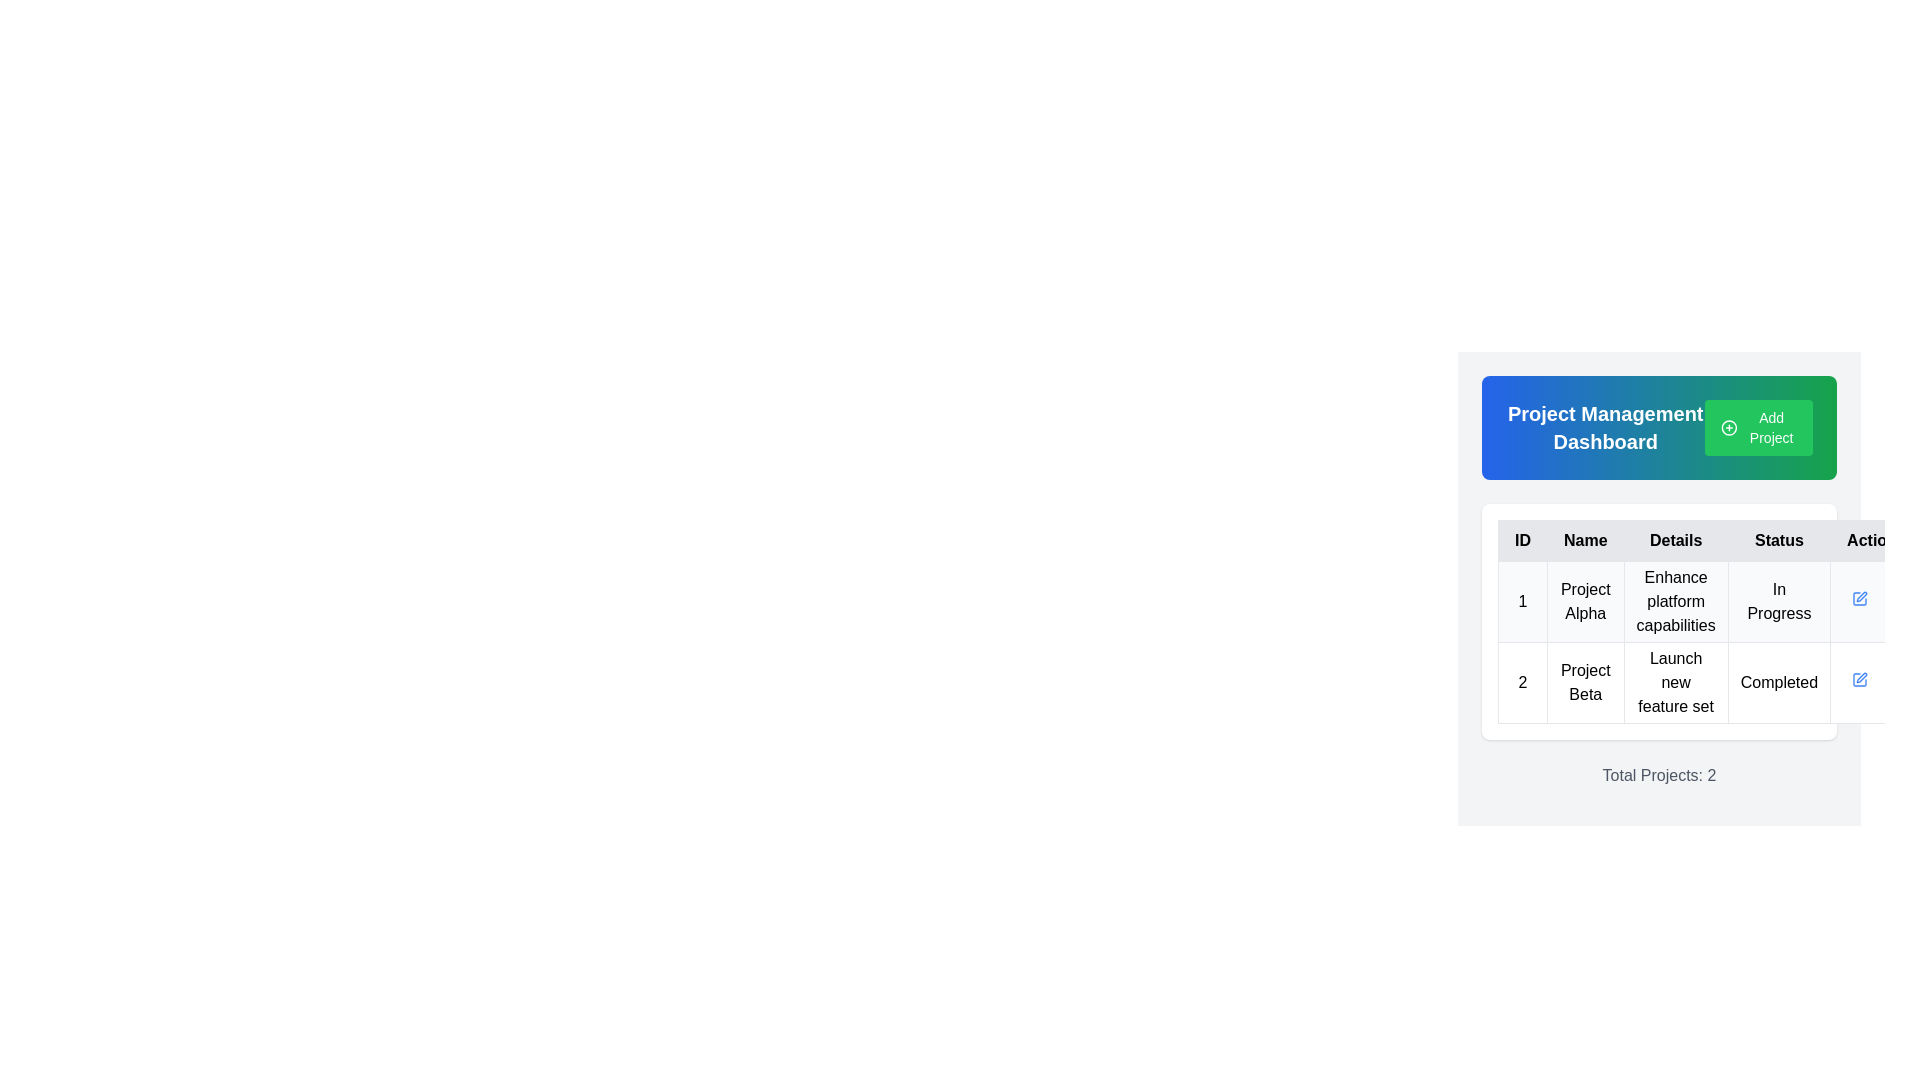  I want to click on the descriptive text display in the 'Details' column of row '2' for 'Project Beta', so click(1676, 681).